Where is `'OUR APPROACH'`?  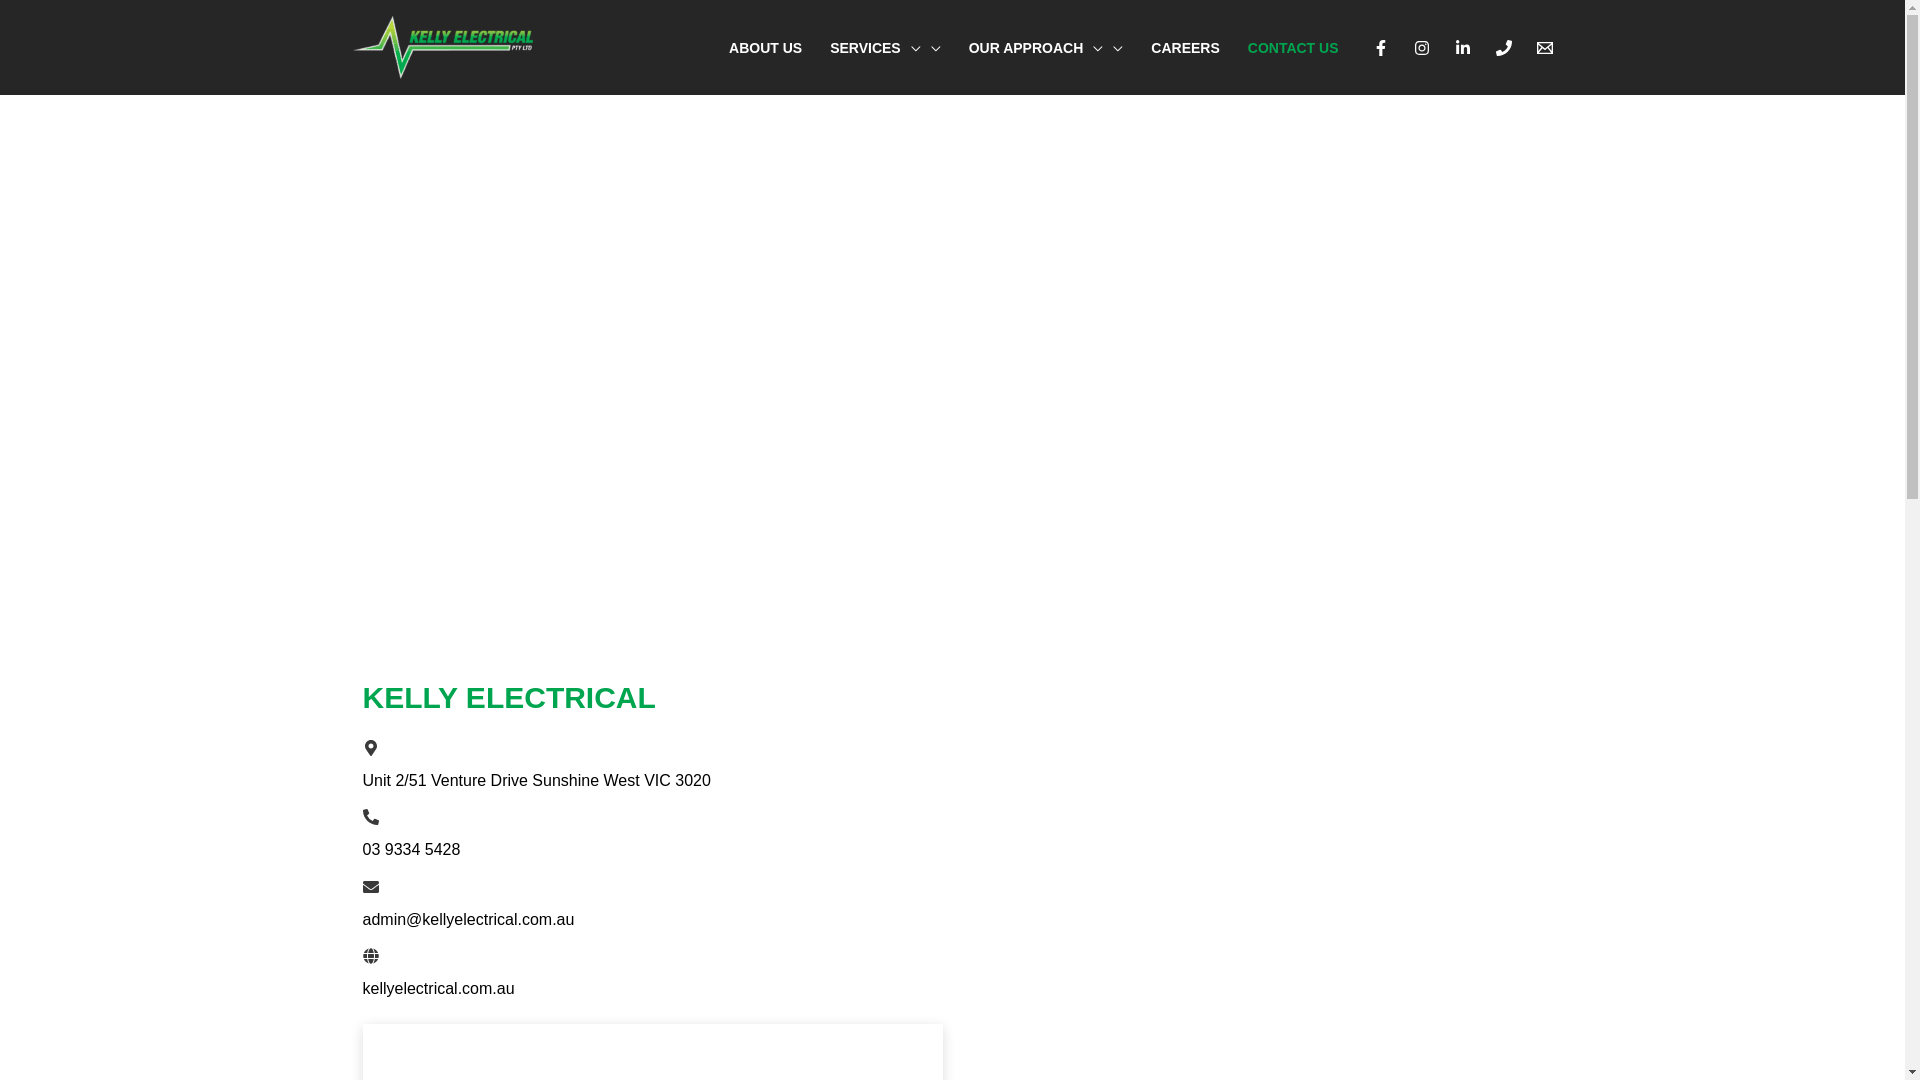
'OUR APPROACH' is located at coordinates (1045, 46).